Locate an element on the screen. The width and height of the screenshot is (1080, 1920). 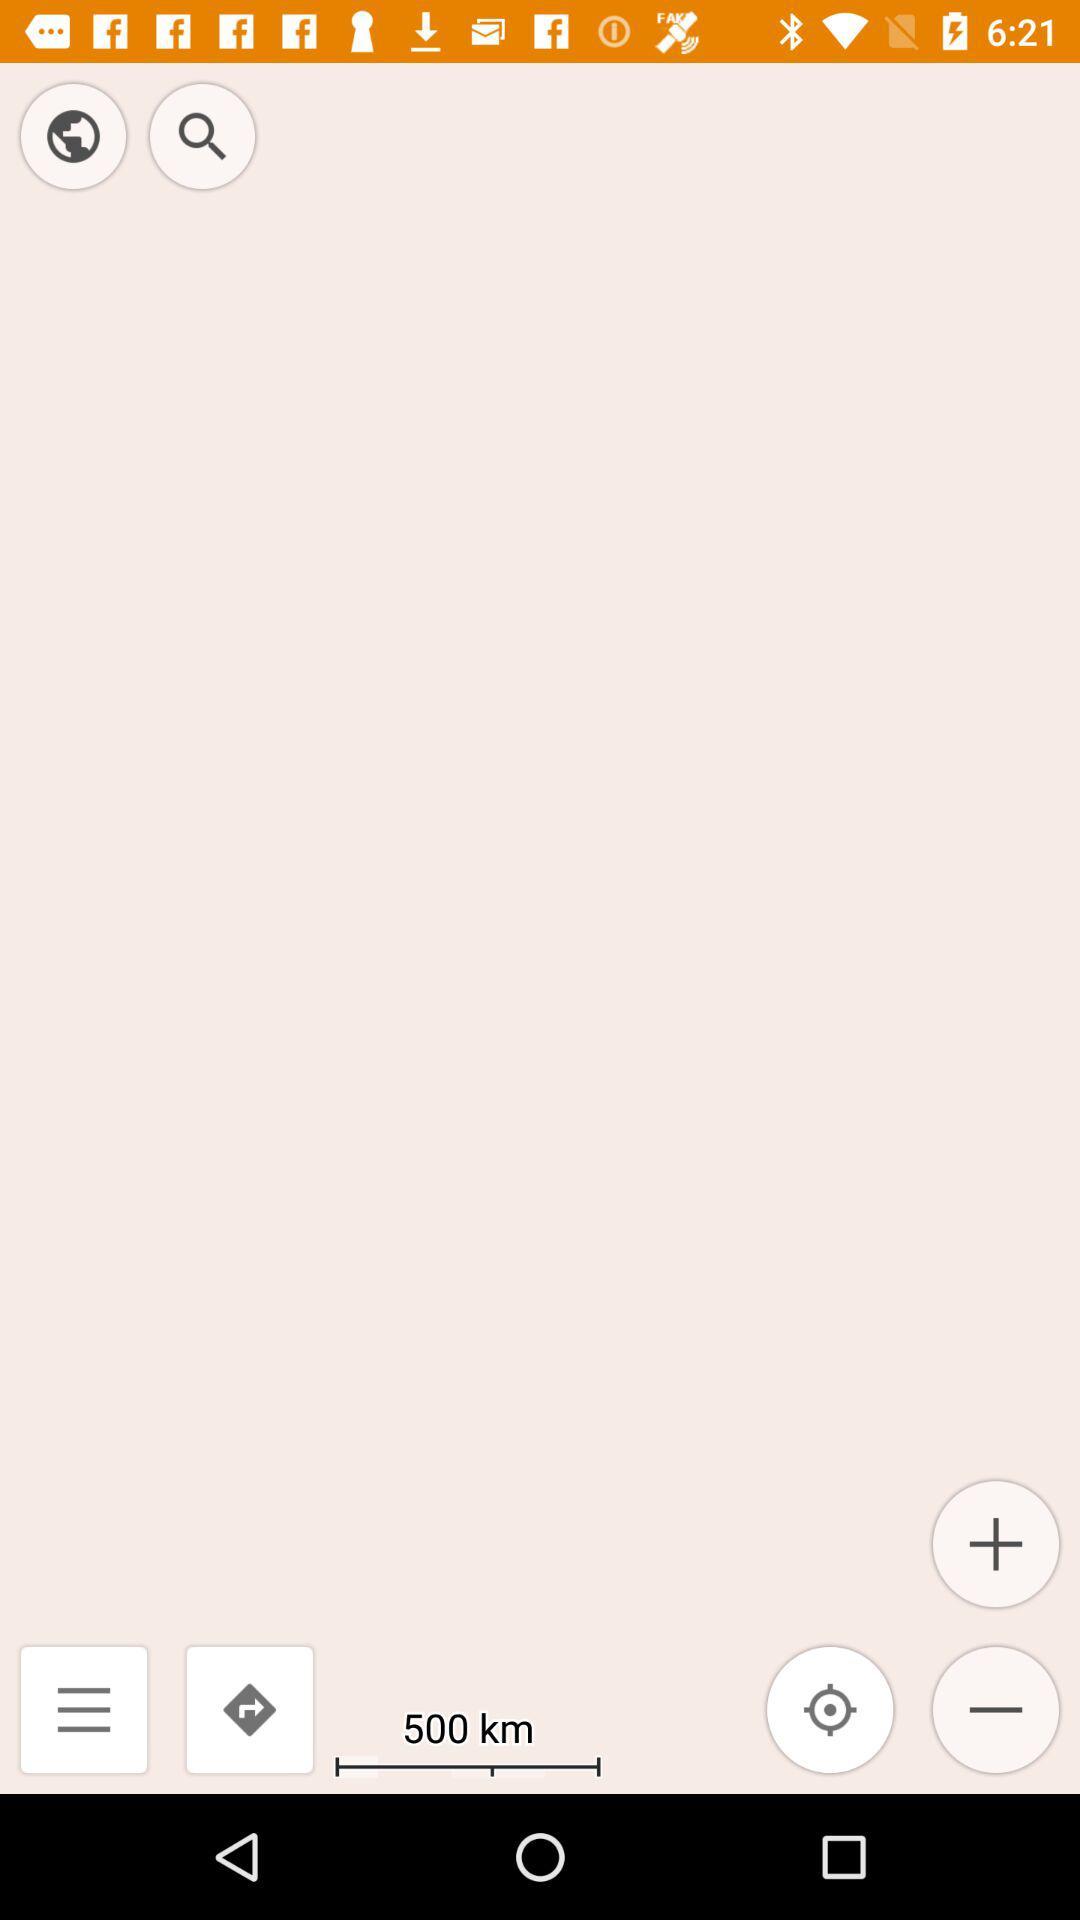
the location_crosshair icon is located at coordinates (830, 1708).